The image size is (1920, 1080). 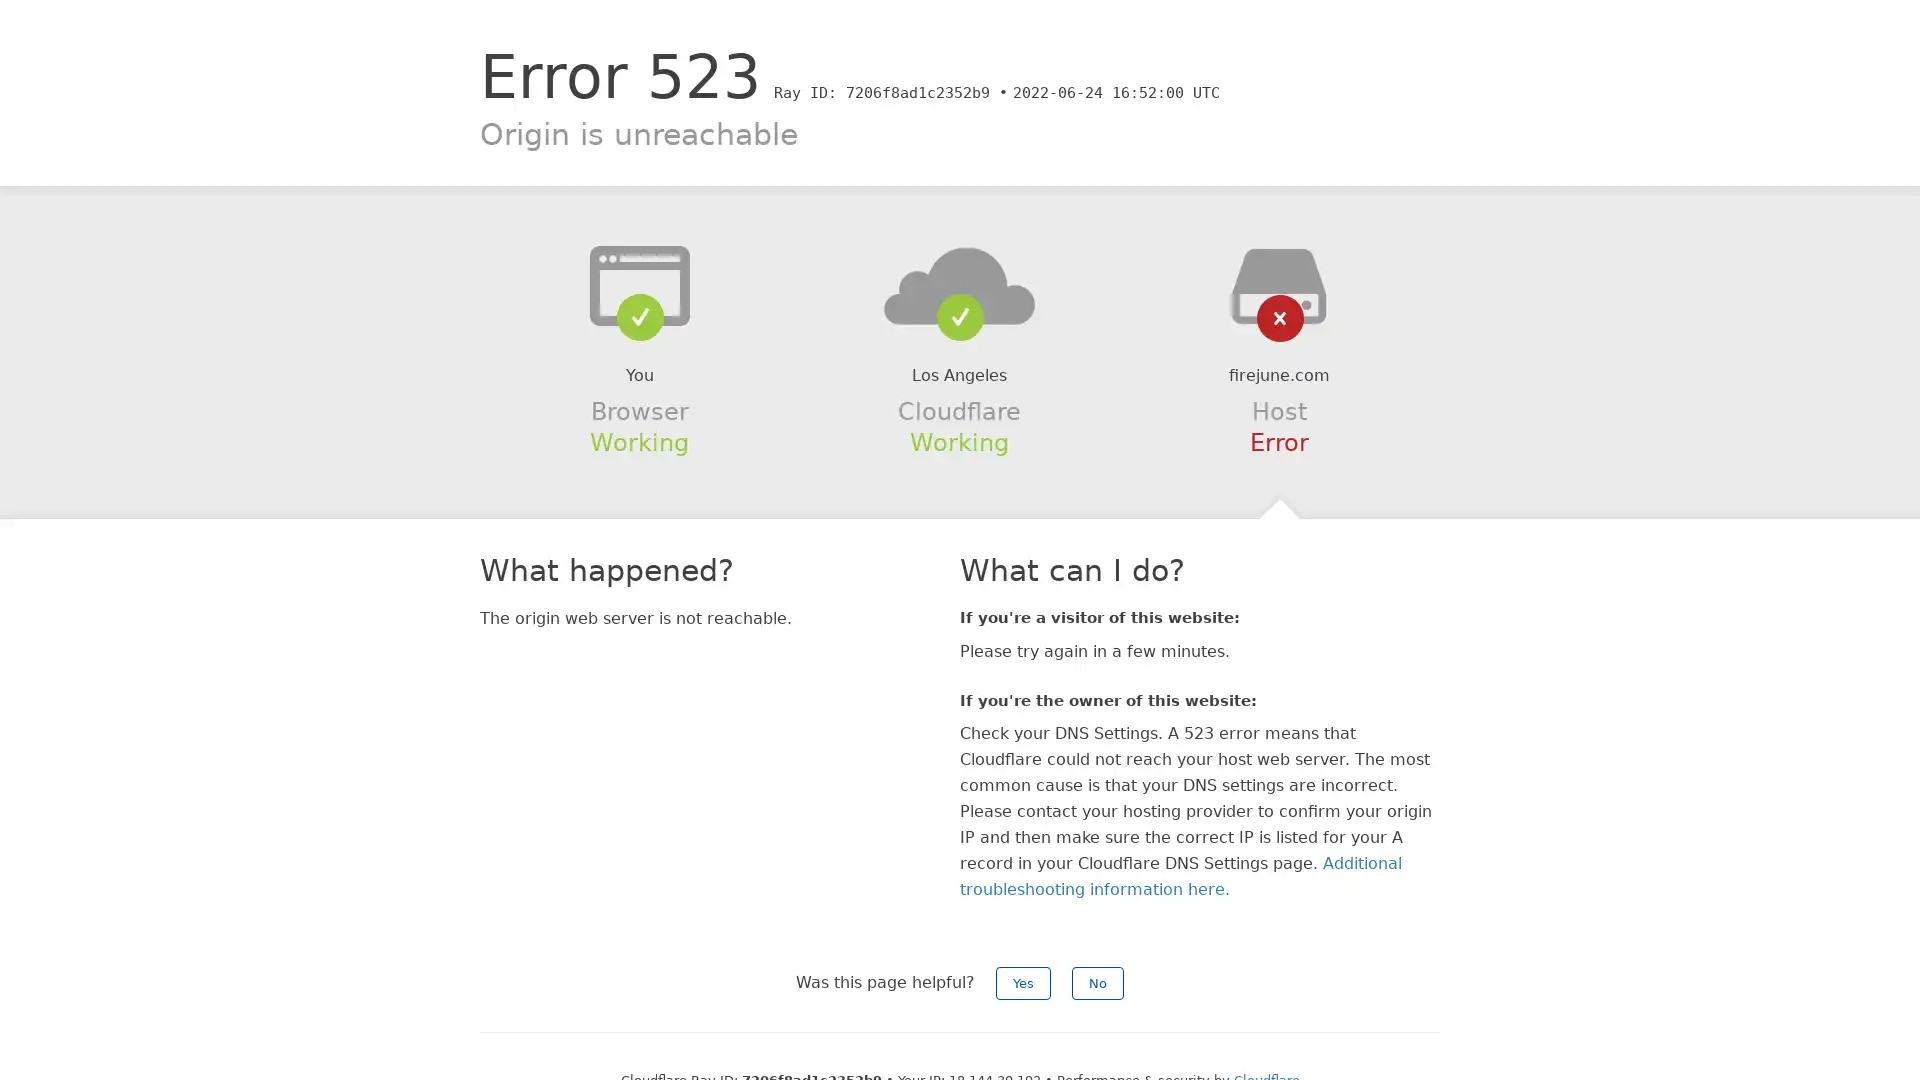 What do you see at coordinates (1023, 982) in the screenshot?
I see `Yes` at bounding box center [1023, 982].